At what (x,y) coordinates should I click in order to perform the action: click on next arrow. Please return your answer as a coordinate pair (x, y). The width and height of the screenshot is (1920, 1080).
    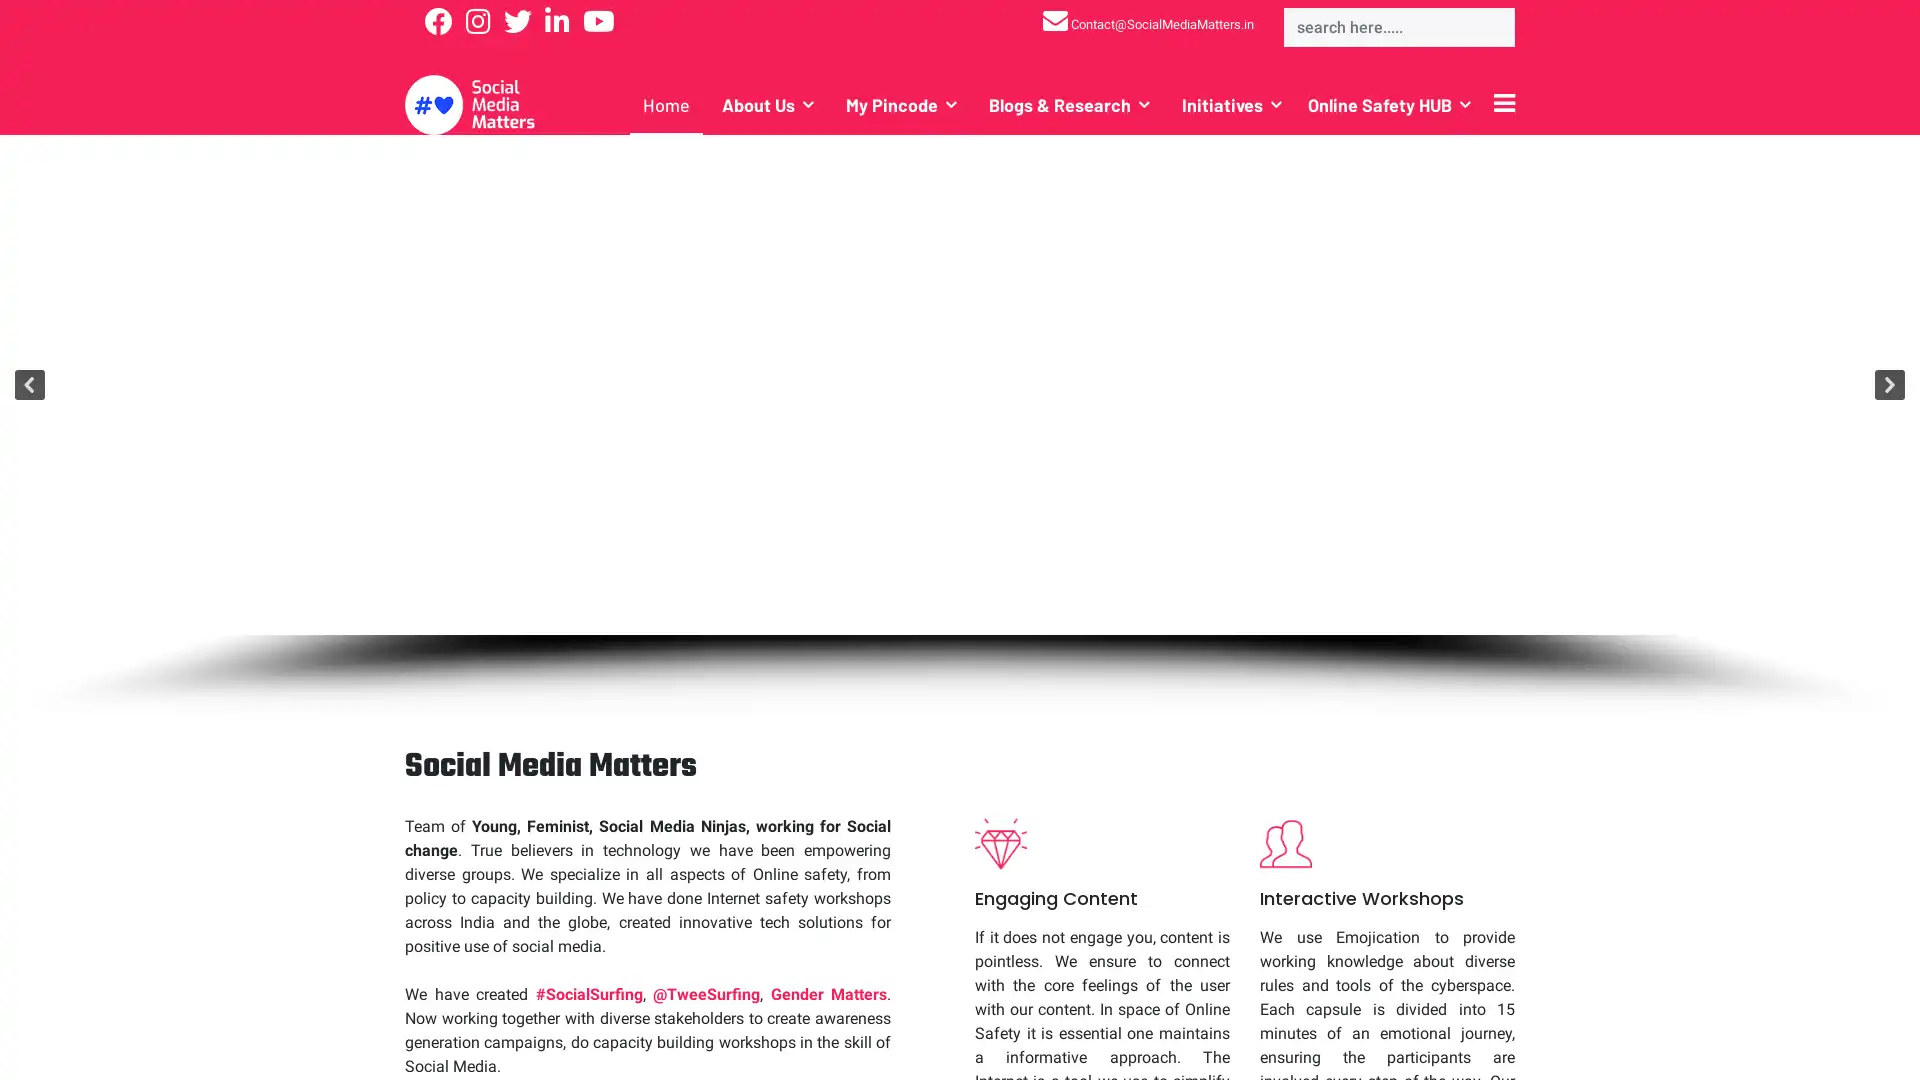
    Looking at the image, I should click on (1889, 385).